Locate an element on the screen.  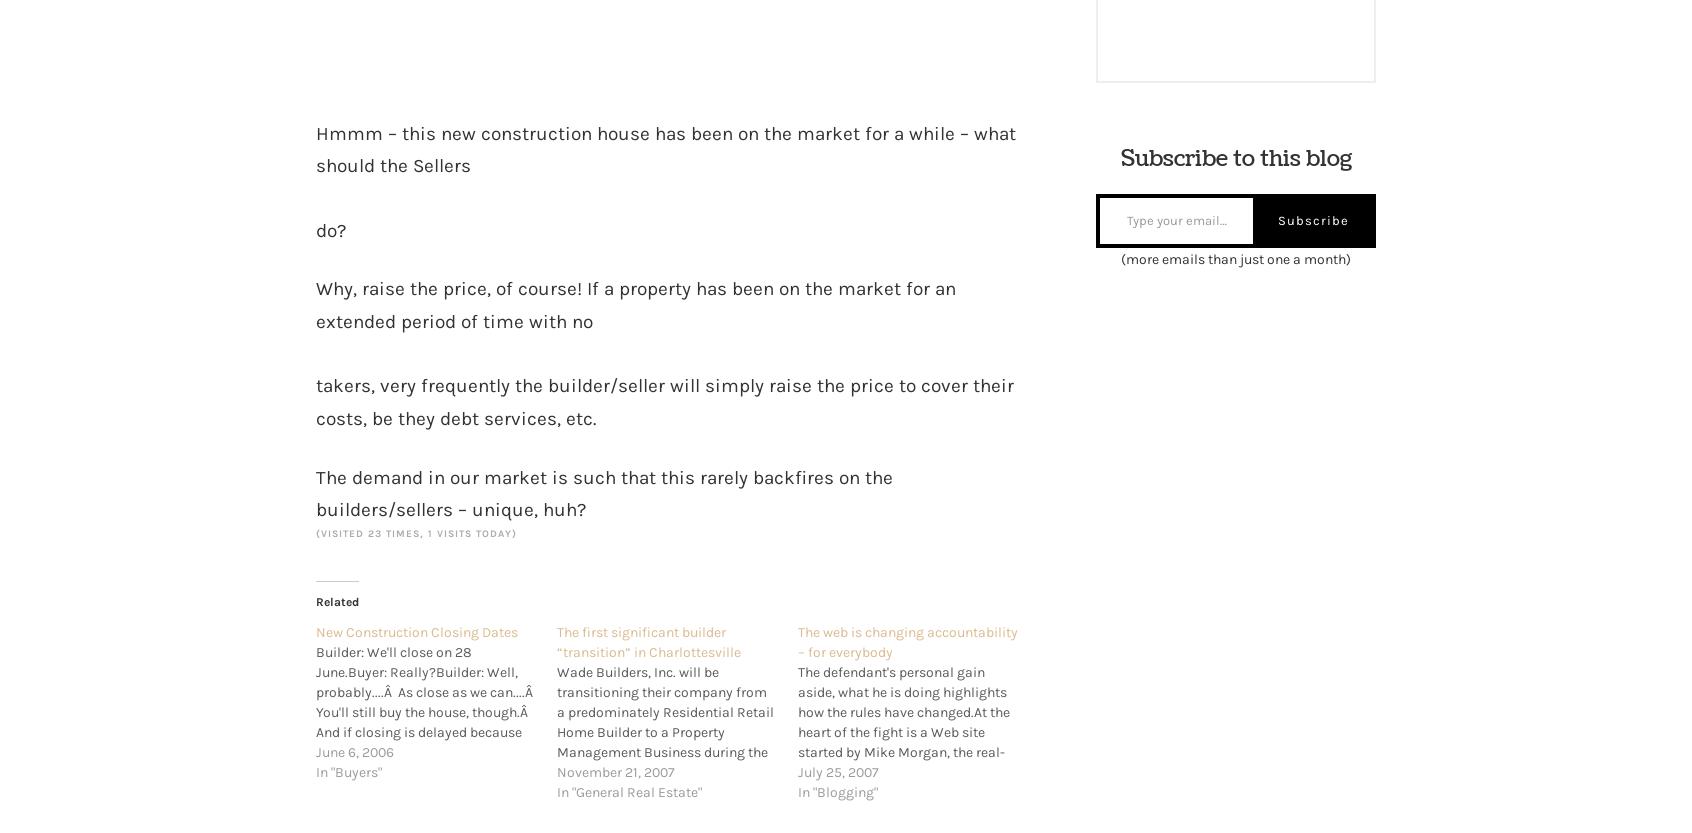
'Subscribe to this blog' is located at coordinates (1235, 159).